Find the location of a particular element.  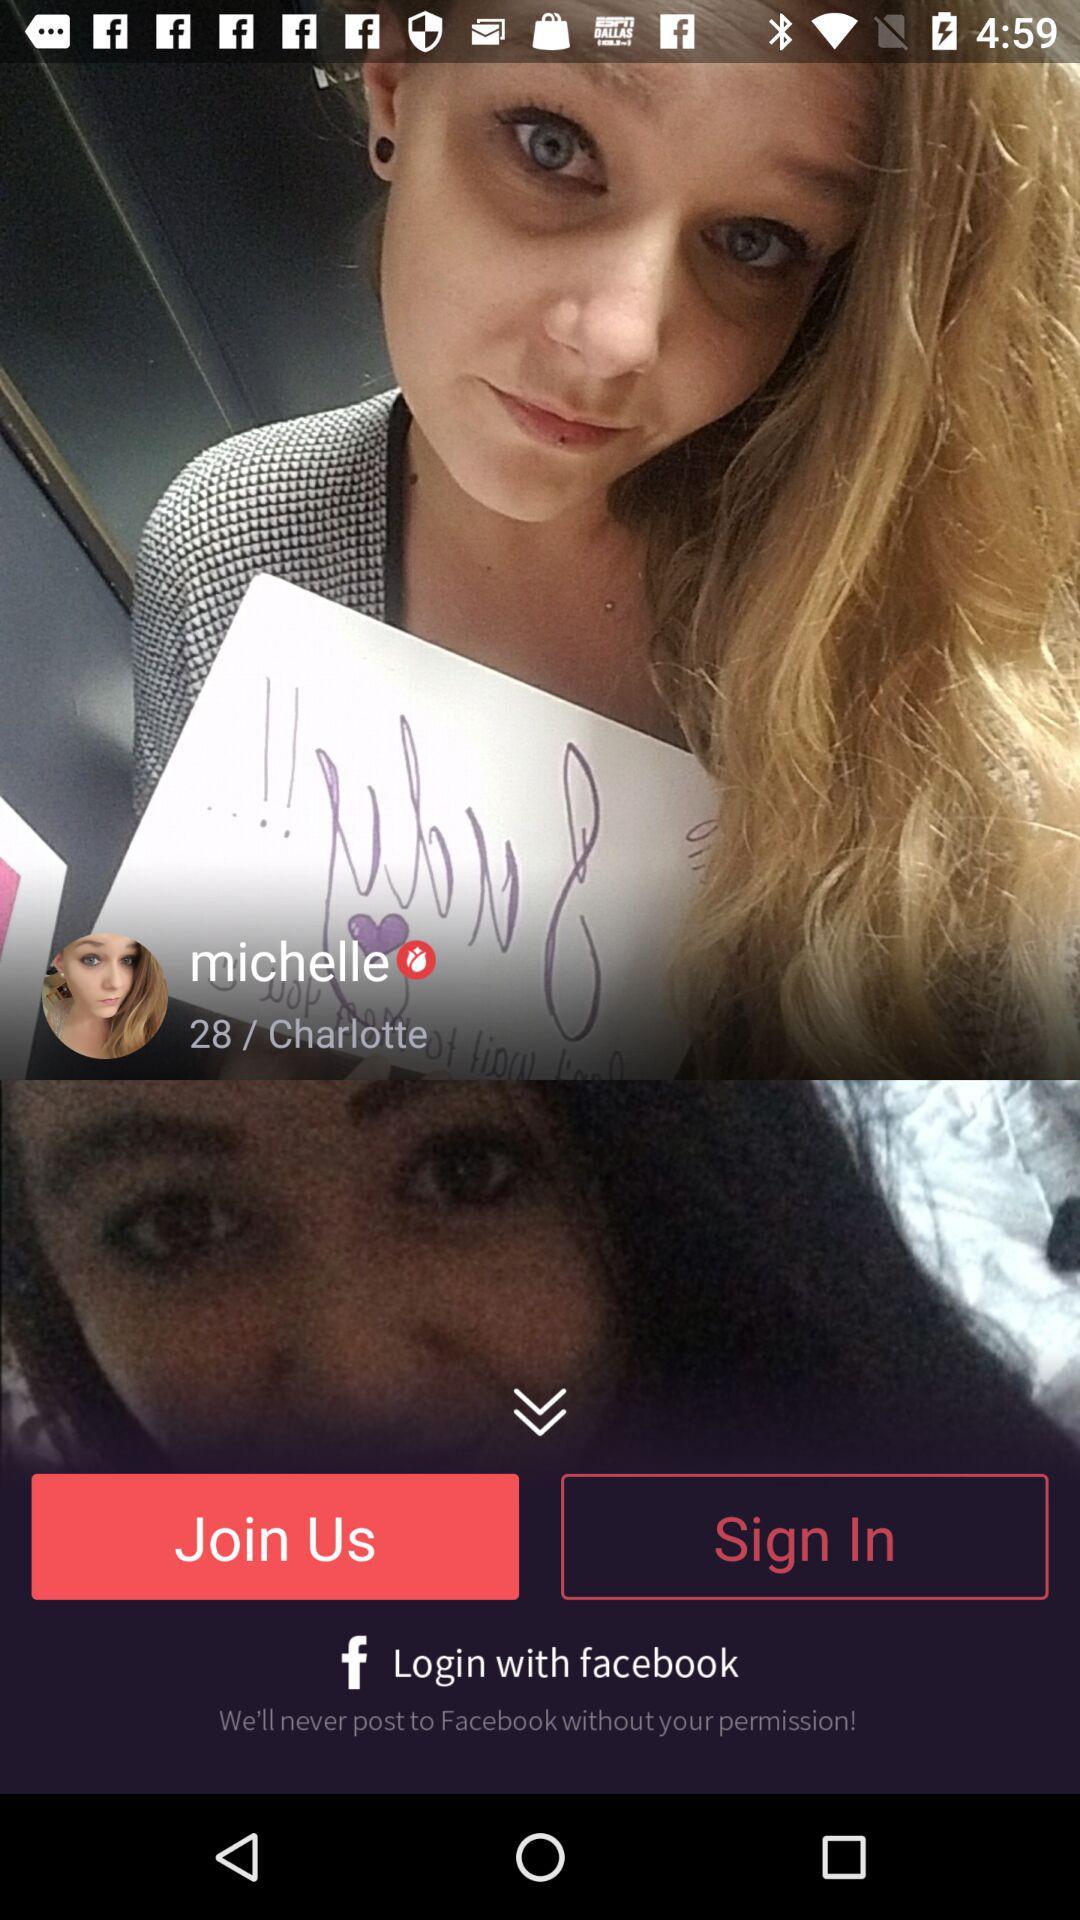

the icon to the left of sign in item is located at coordinates (275, 1535).